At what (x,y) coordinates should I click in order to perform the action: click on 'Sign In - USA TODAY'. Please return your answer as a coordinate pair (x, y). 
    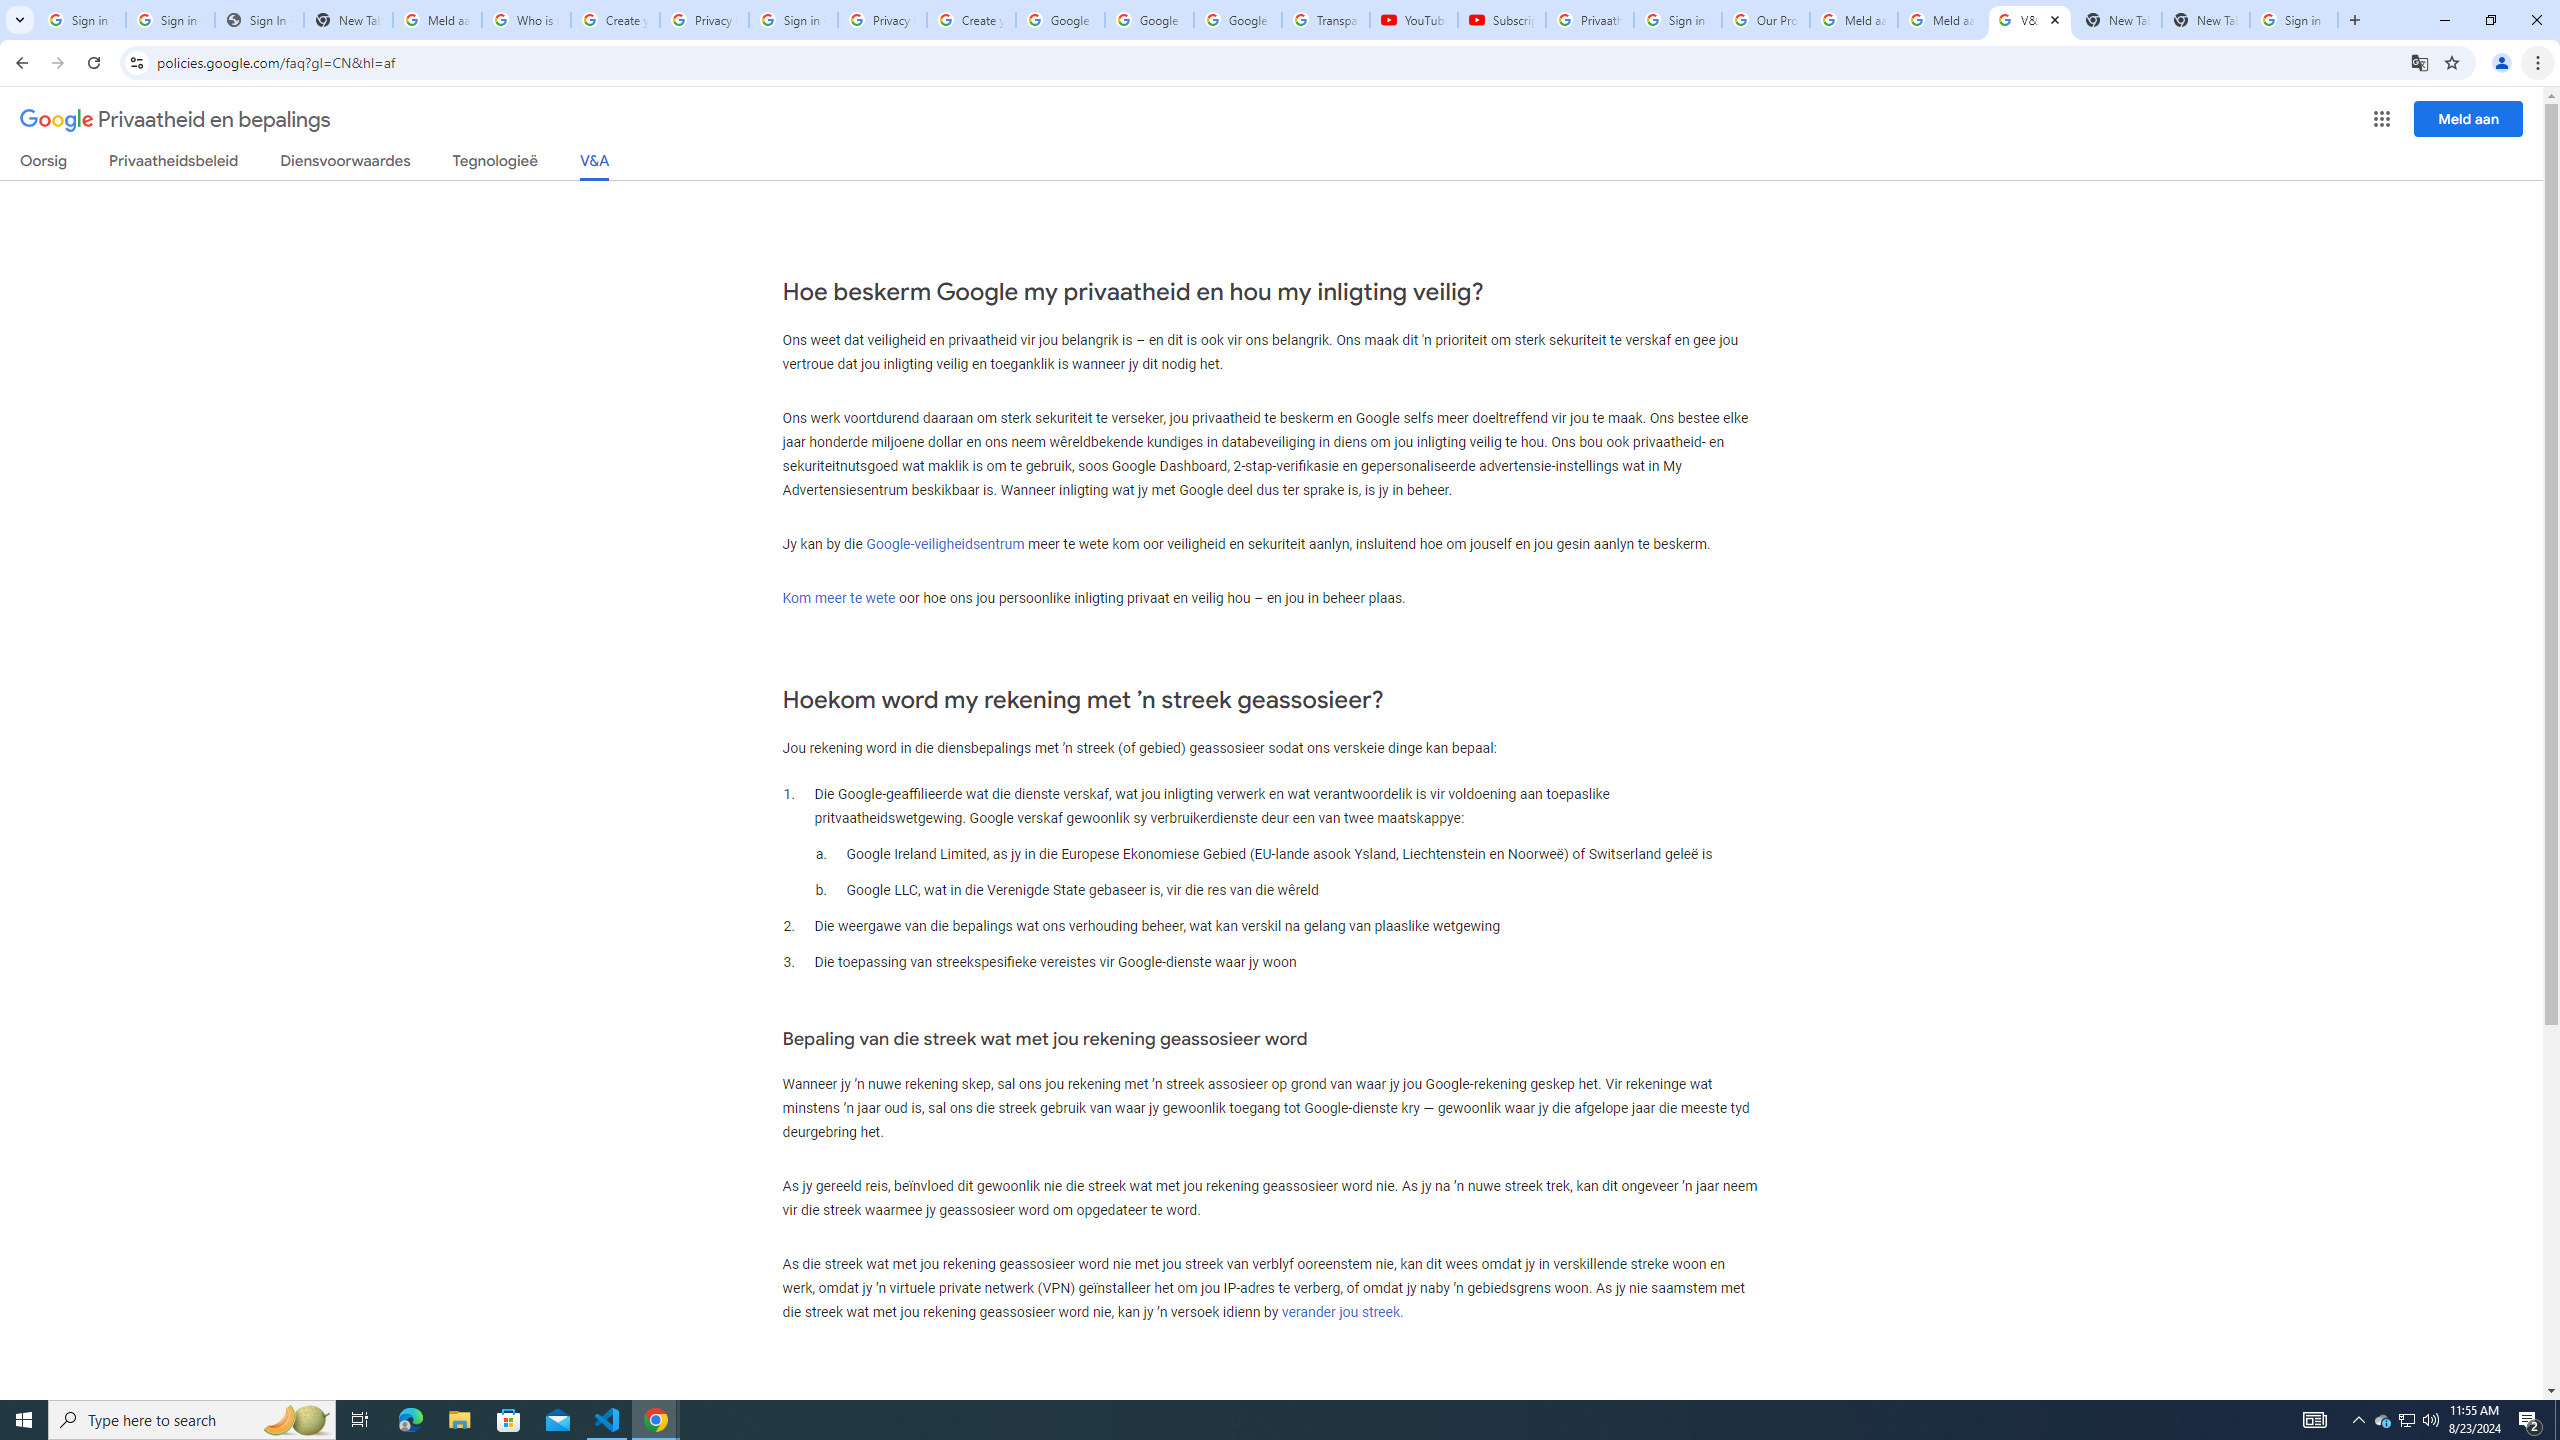
    Looking at the image, I should click on (257, 19).